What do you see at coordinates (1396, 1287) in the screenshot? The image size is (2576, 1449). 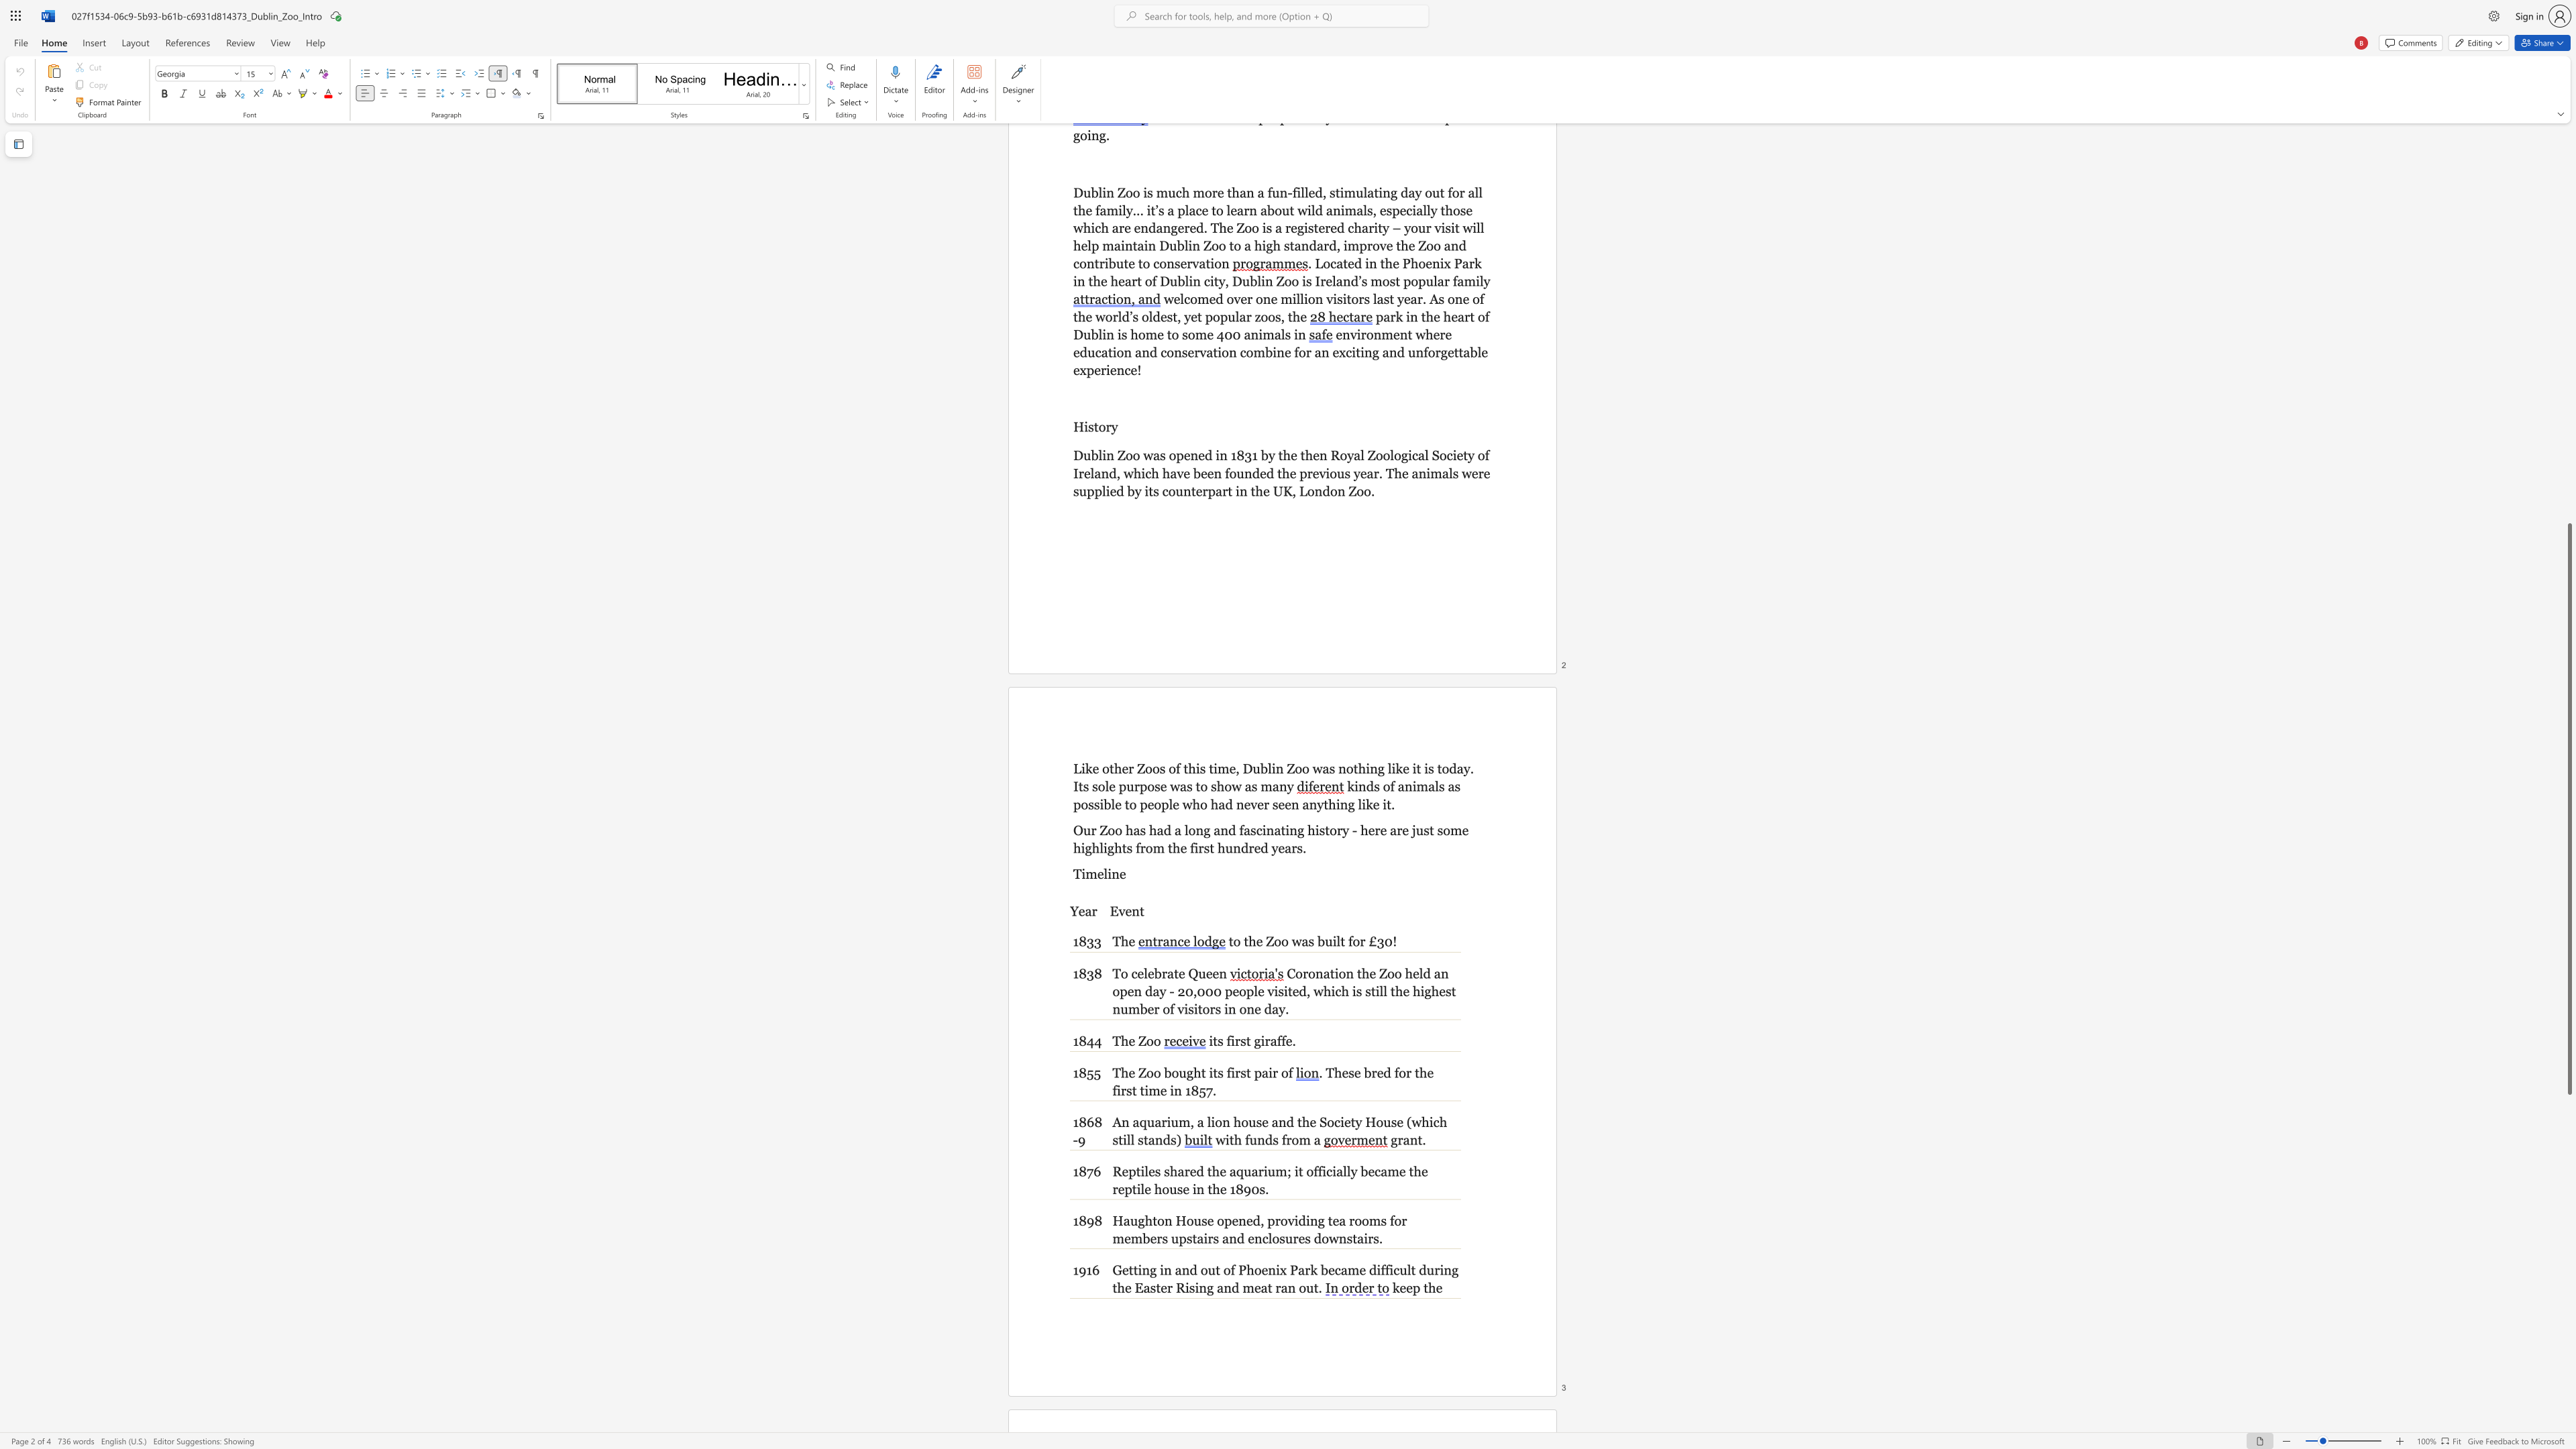 I see `the 1th character "k" in the text` at bounding box center [1396, 1287].